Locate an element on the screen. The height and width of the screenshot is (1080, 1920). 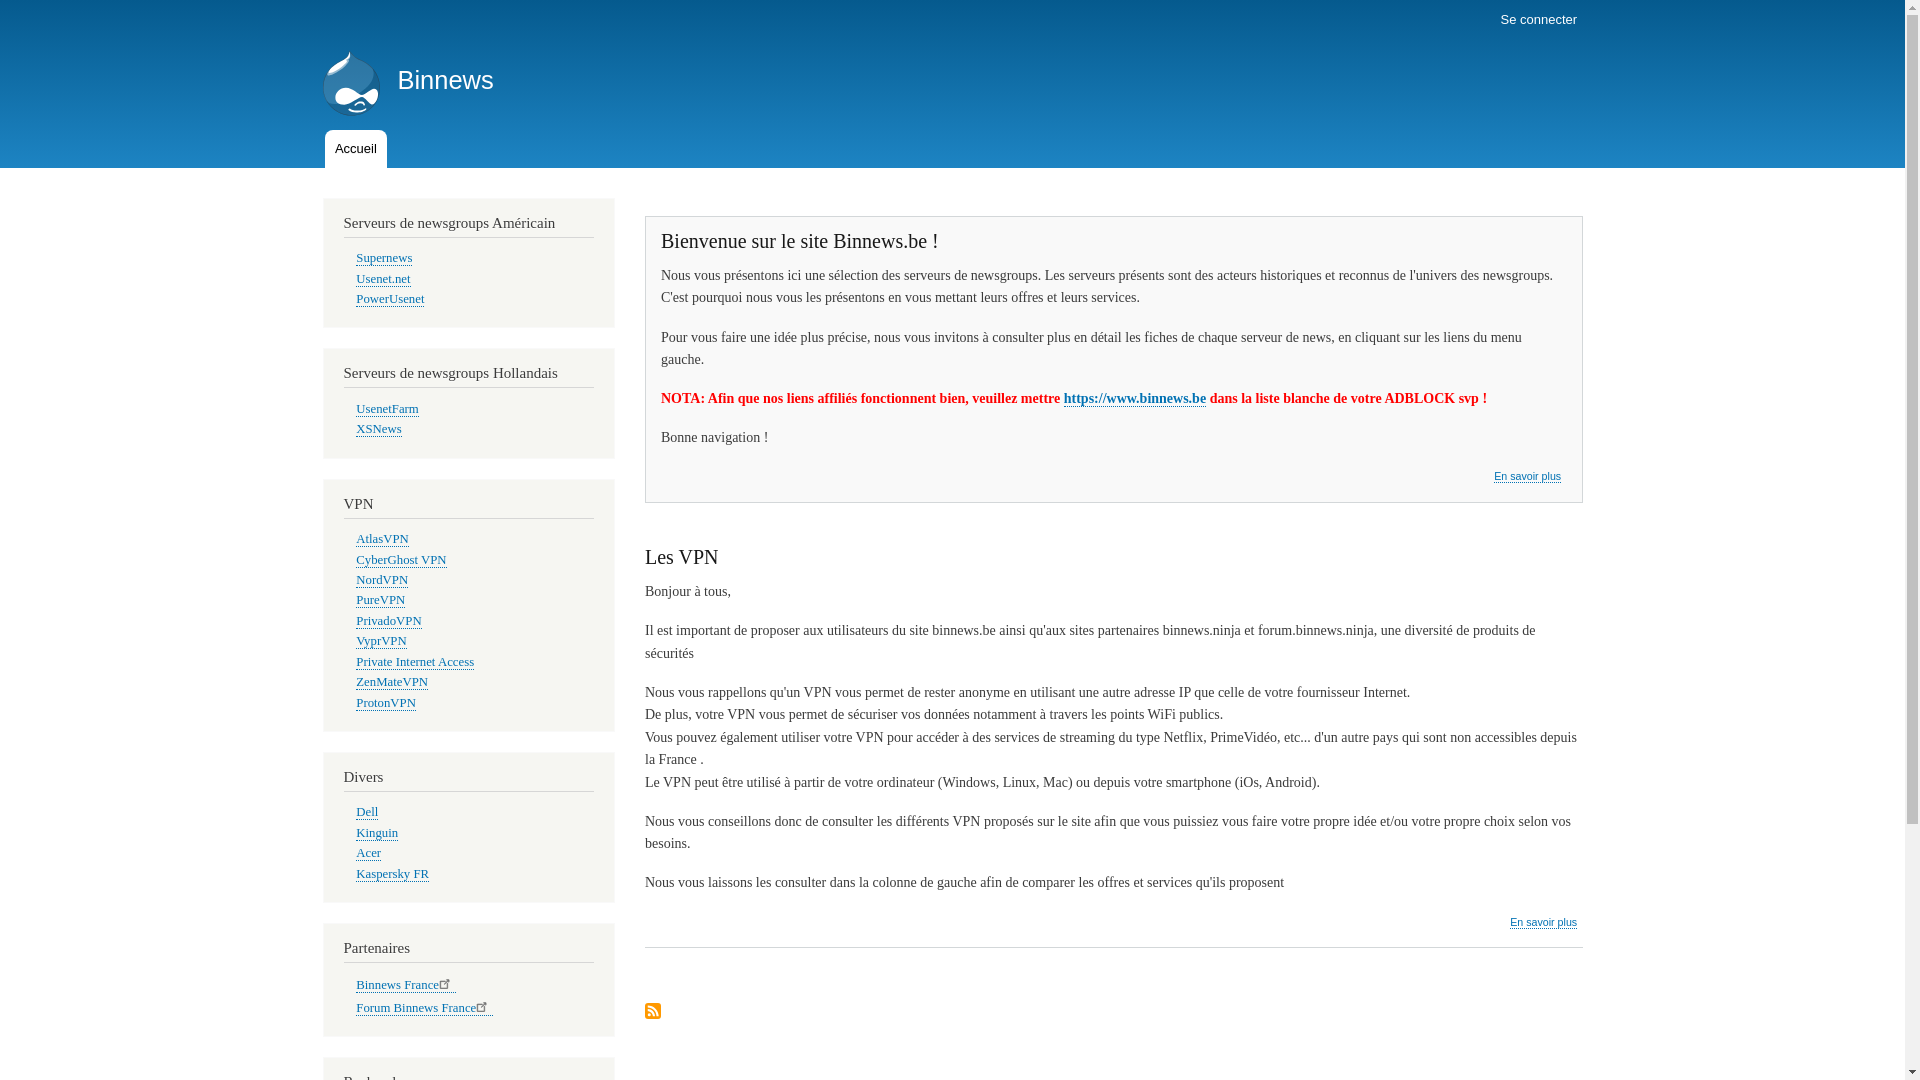
'PrivadoVPN' is located at coordinates (388, 620).